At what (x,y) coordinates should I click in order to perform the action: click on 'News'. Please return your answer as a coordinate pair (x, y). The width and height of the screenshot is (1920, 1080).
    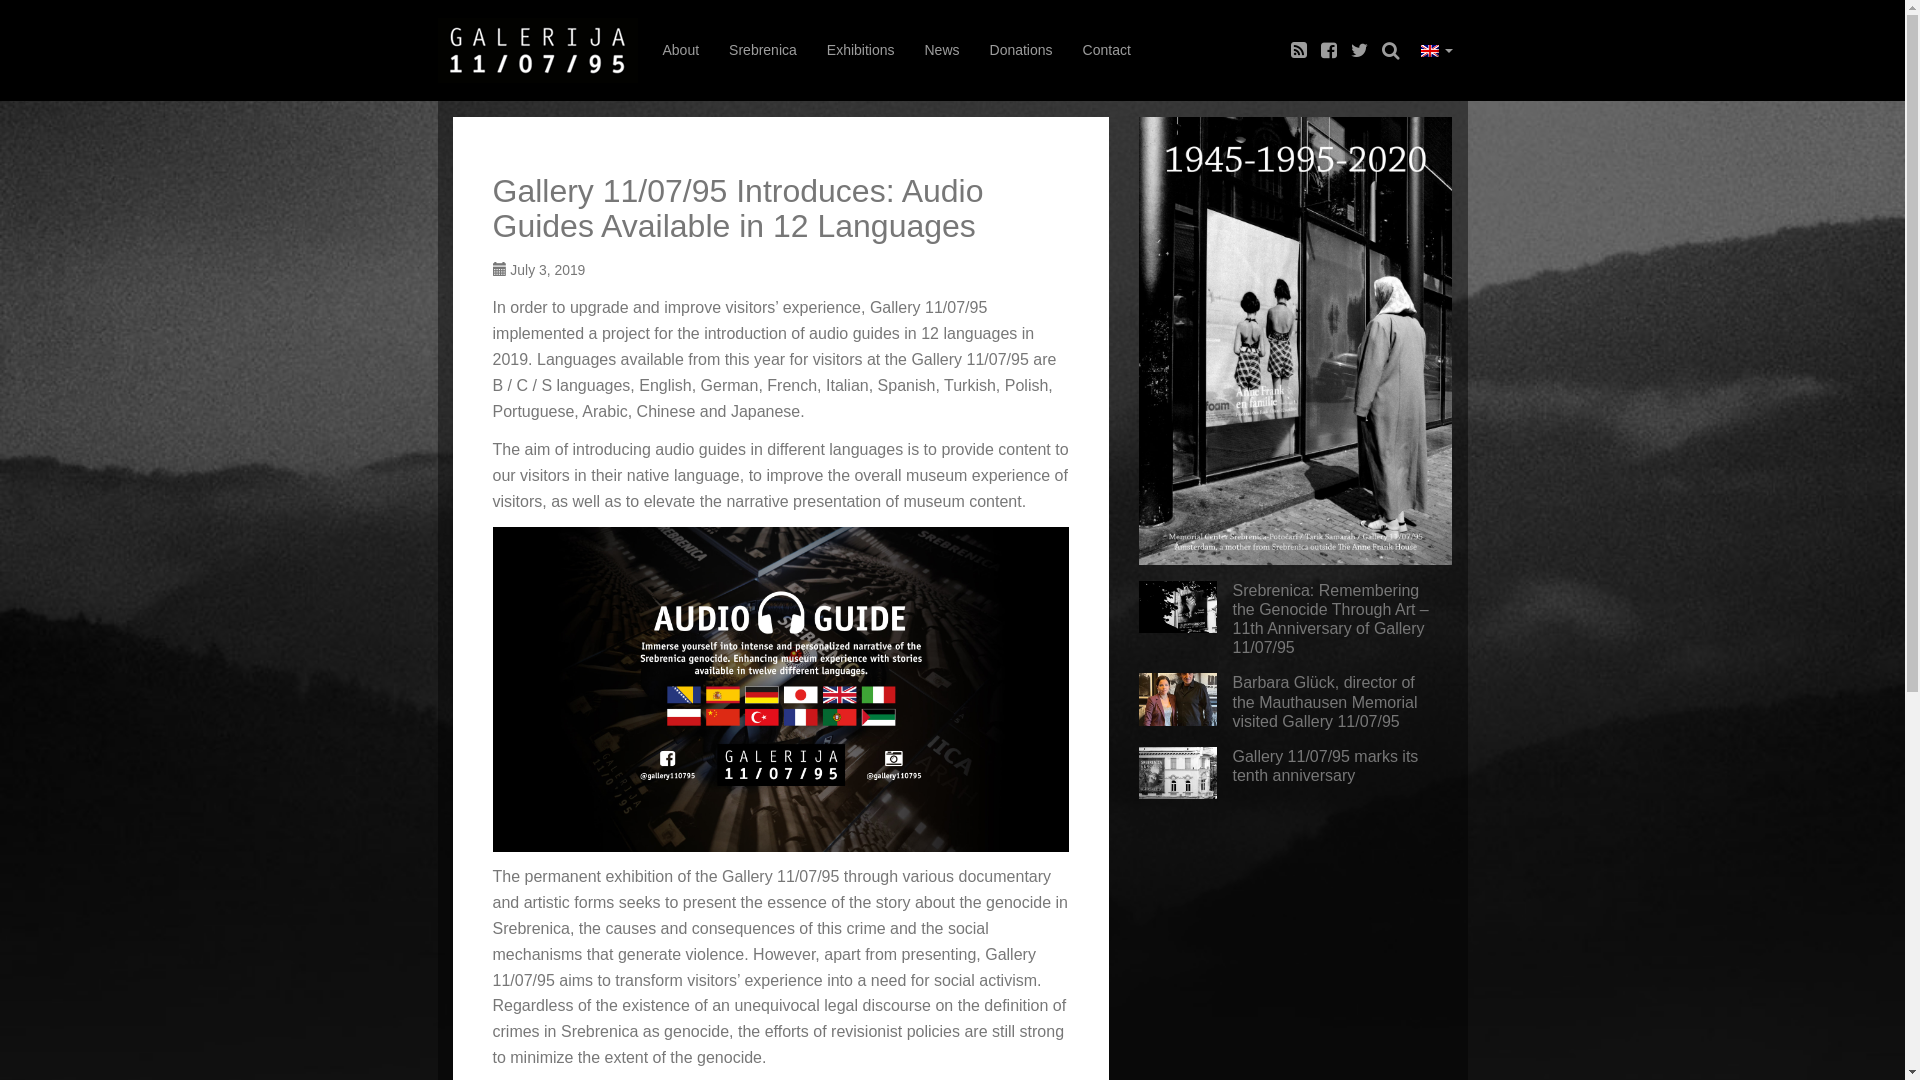
    Looking at the image, I should click on (941, 49).